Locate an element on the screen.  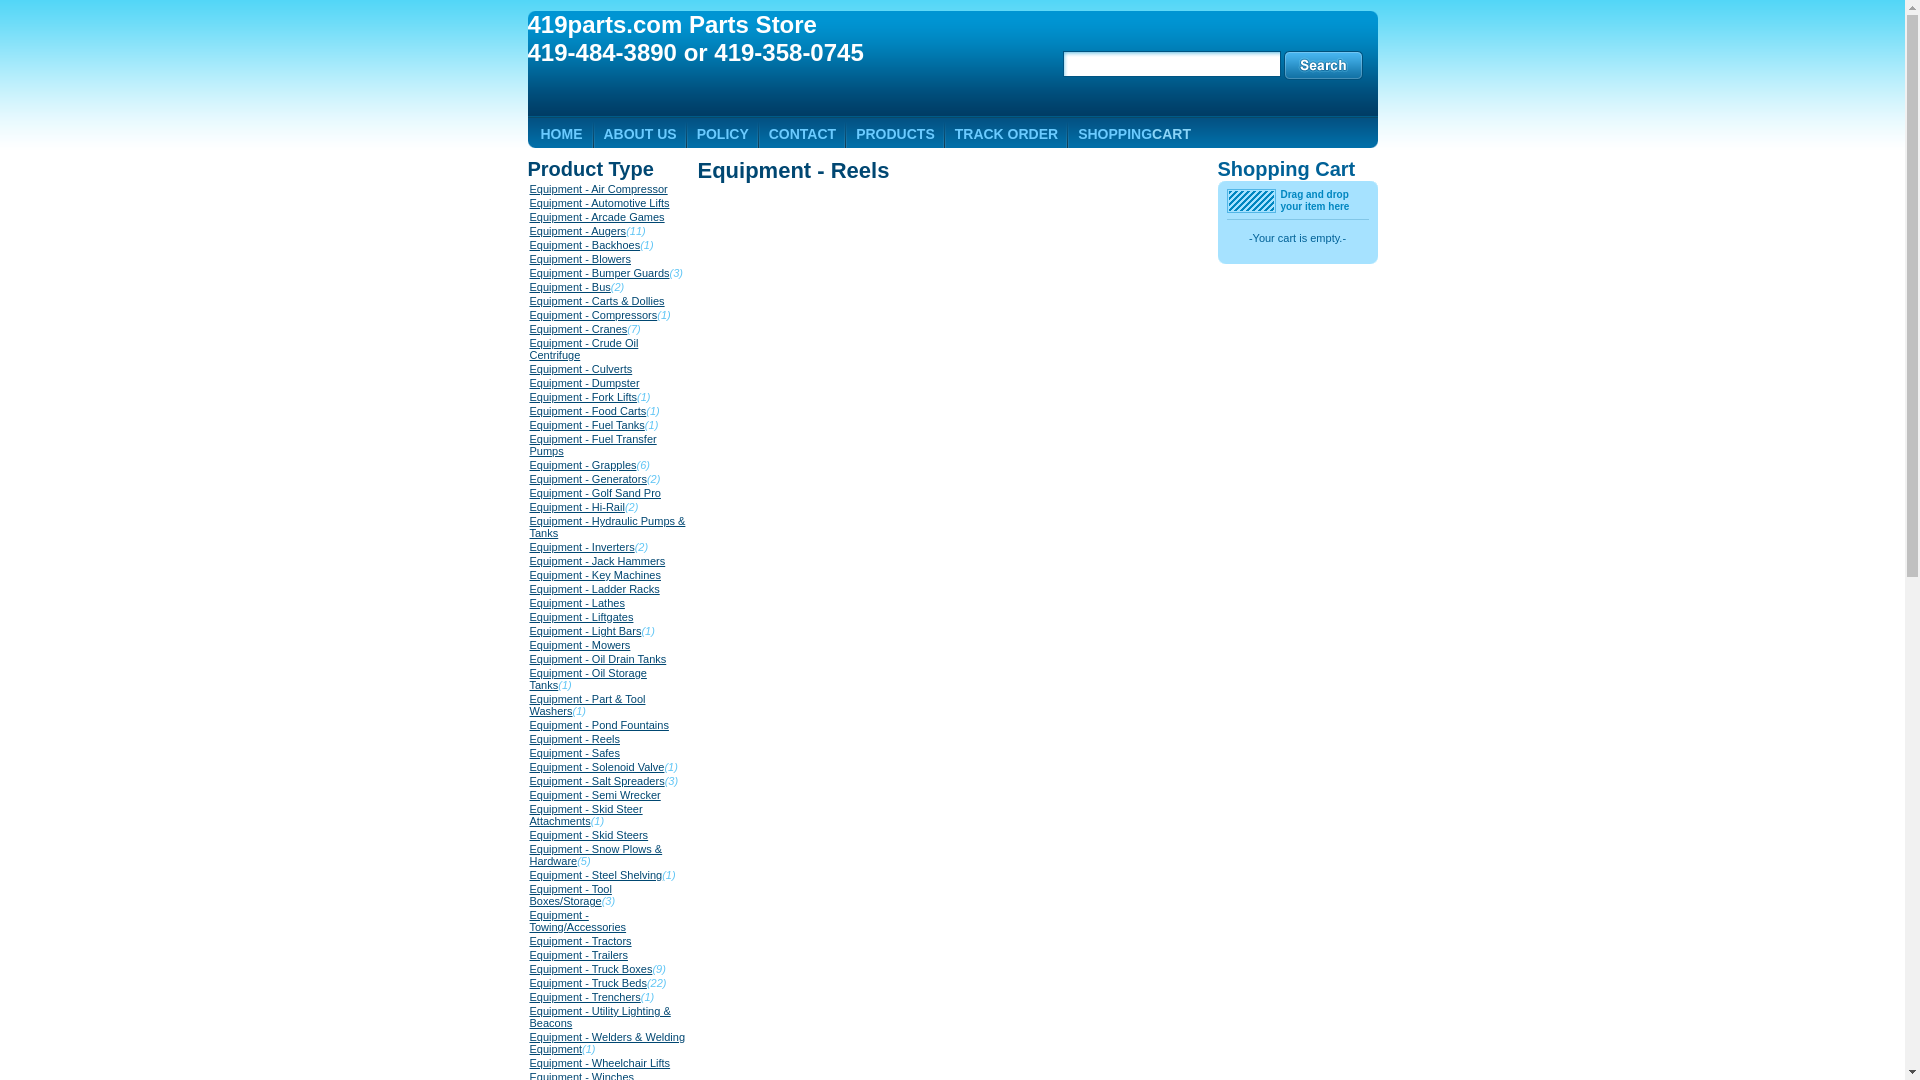
'Equipment - Liftgates' is located at coordinates (580, 616).